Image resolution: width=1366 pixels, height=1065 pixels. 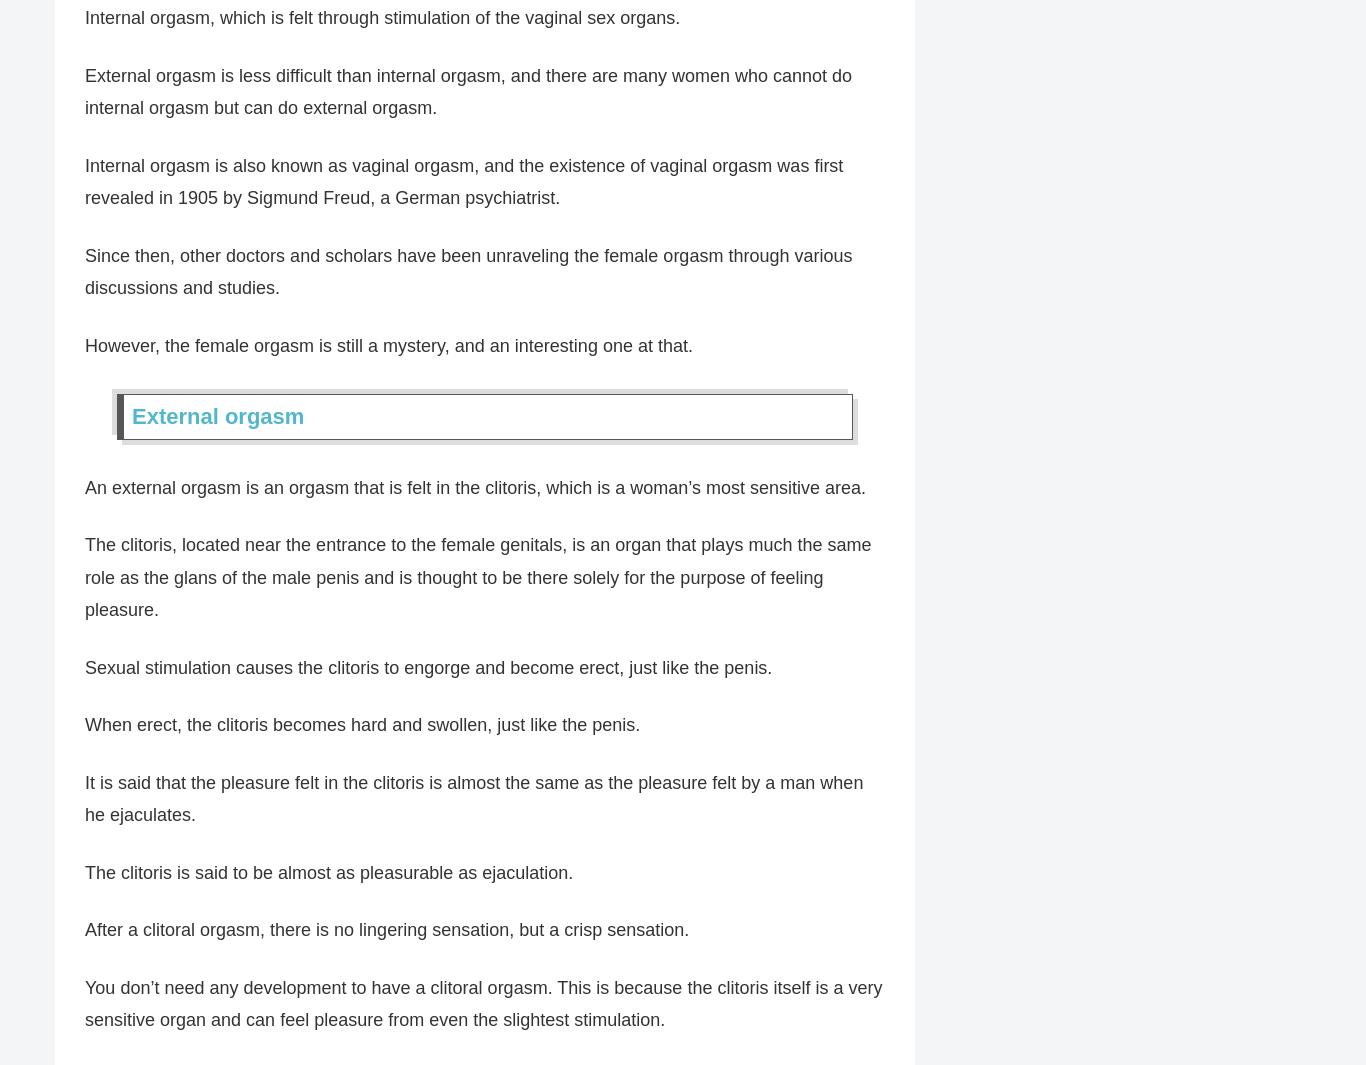 I want to click on 'External orgasm is less difficult than internal orgasm, and there are many women who cannot do internal orgasm but can do external orgasm.', so click(x=468, y=90).